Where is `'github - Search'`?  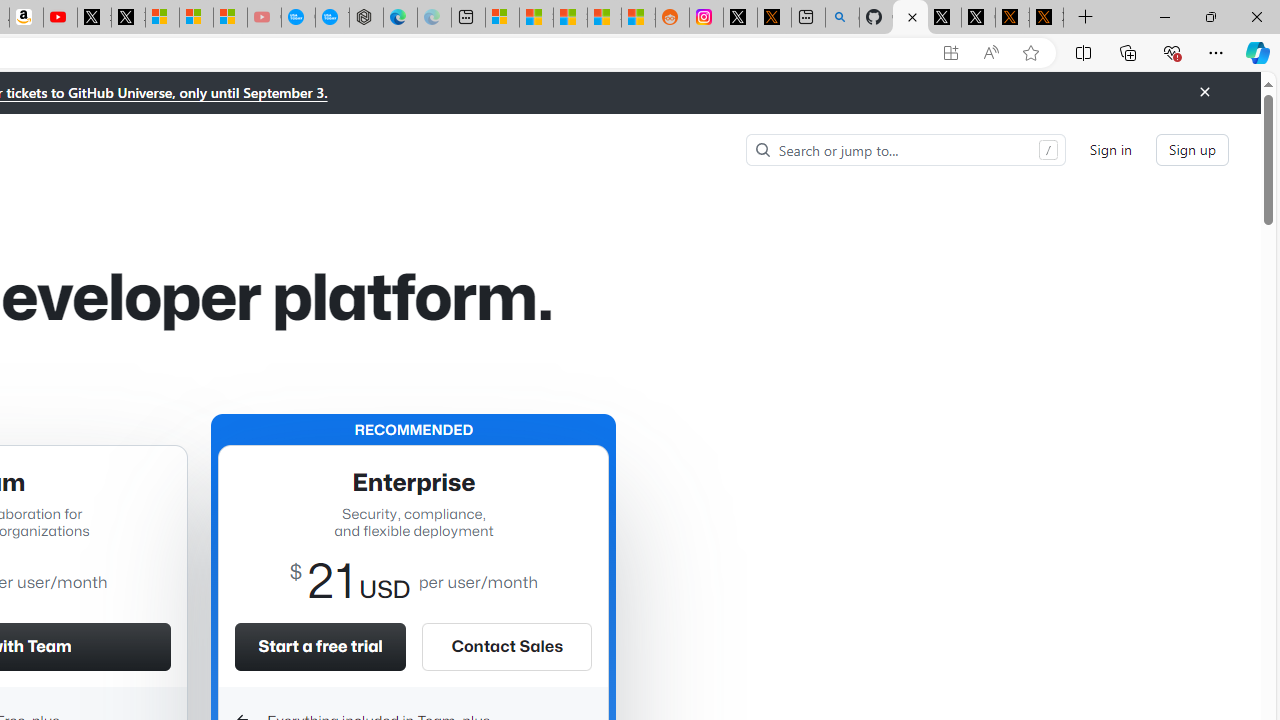
'github - Search' is located at coordinates (842, 17).